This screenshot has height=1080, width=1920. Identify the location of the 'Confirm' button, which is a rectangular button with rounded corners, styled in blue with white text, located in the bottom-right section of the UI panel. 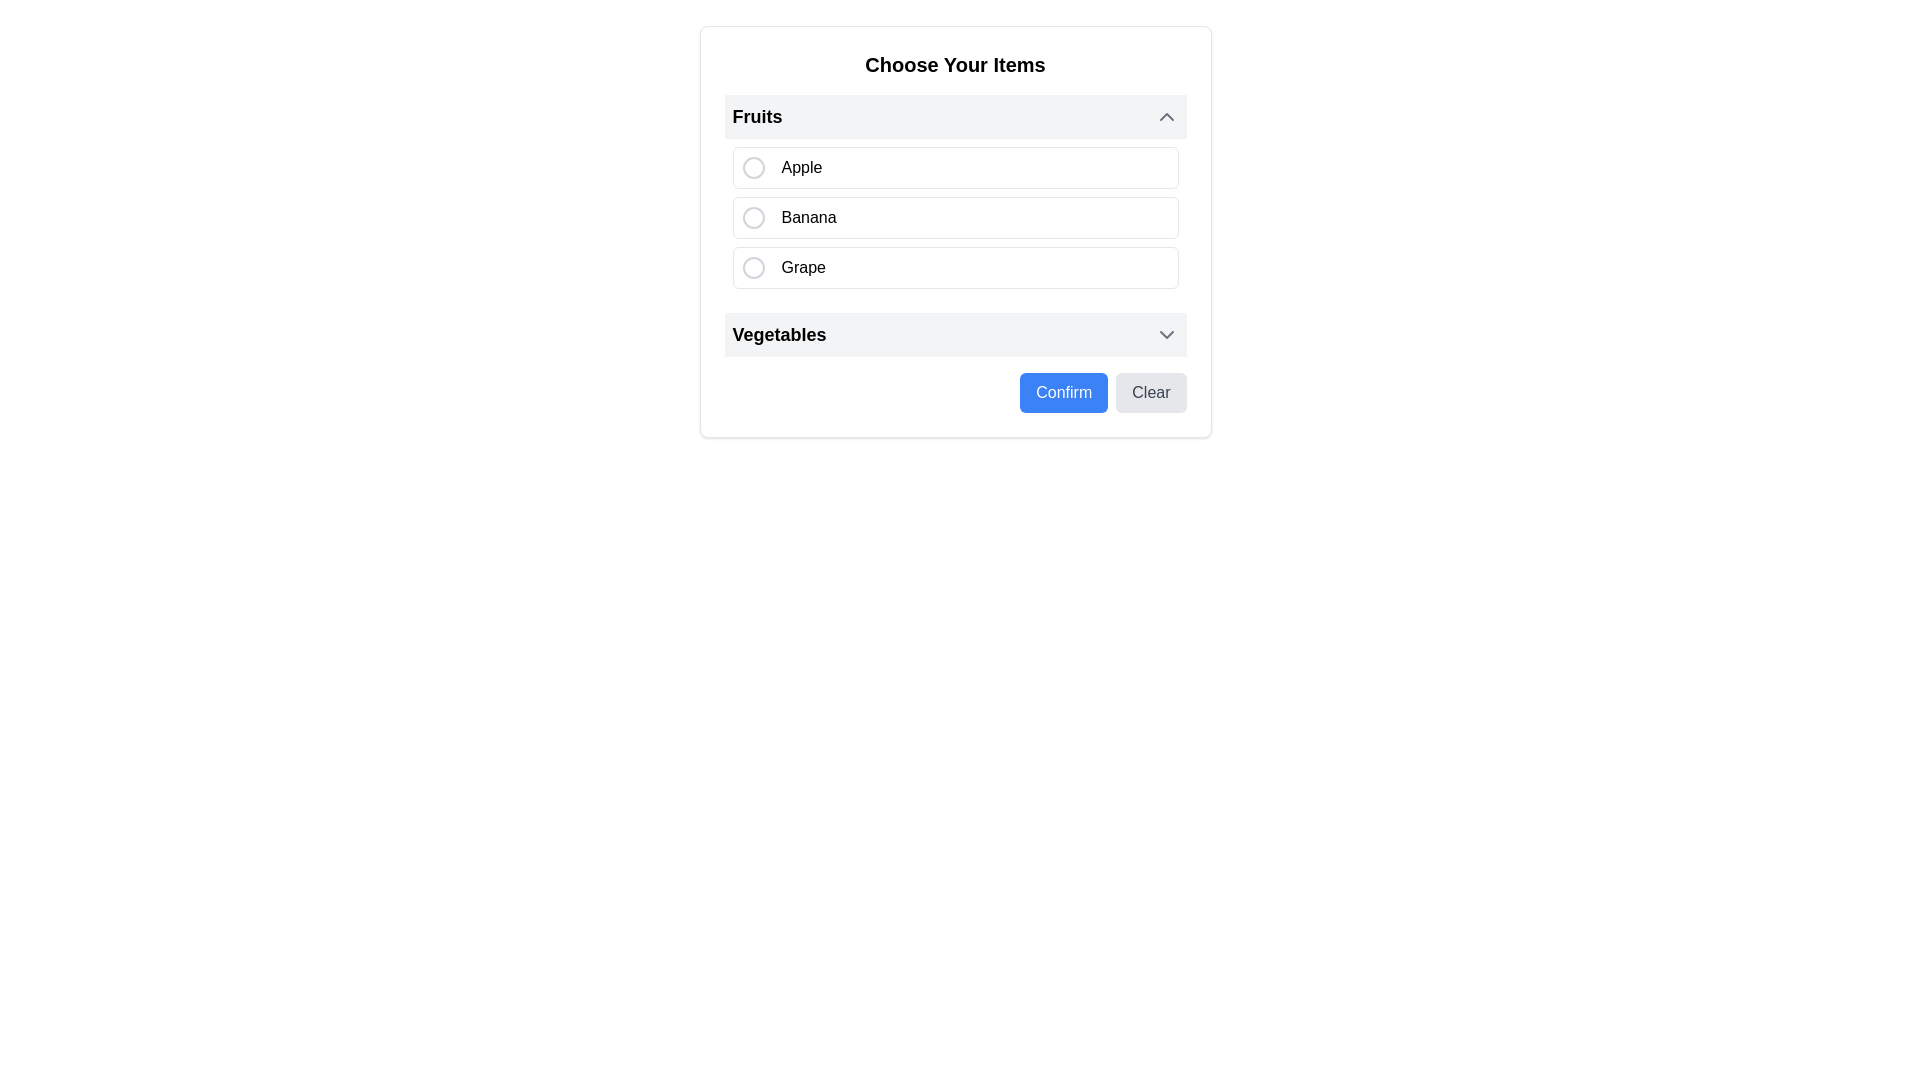
(1063, 393).